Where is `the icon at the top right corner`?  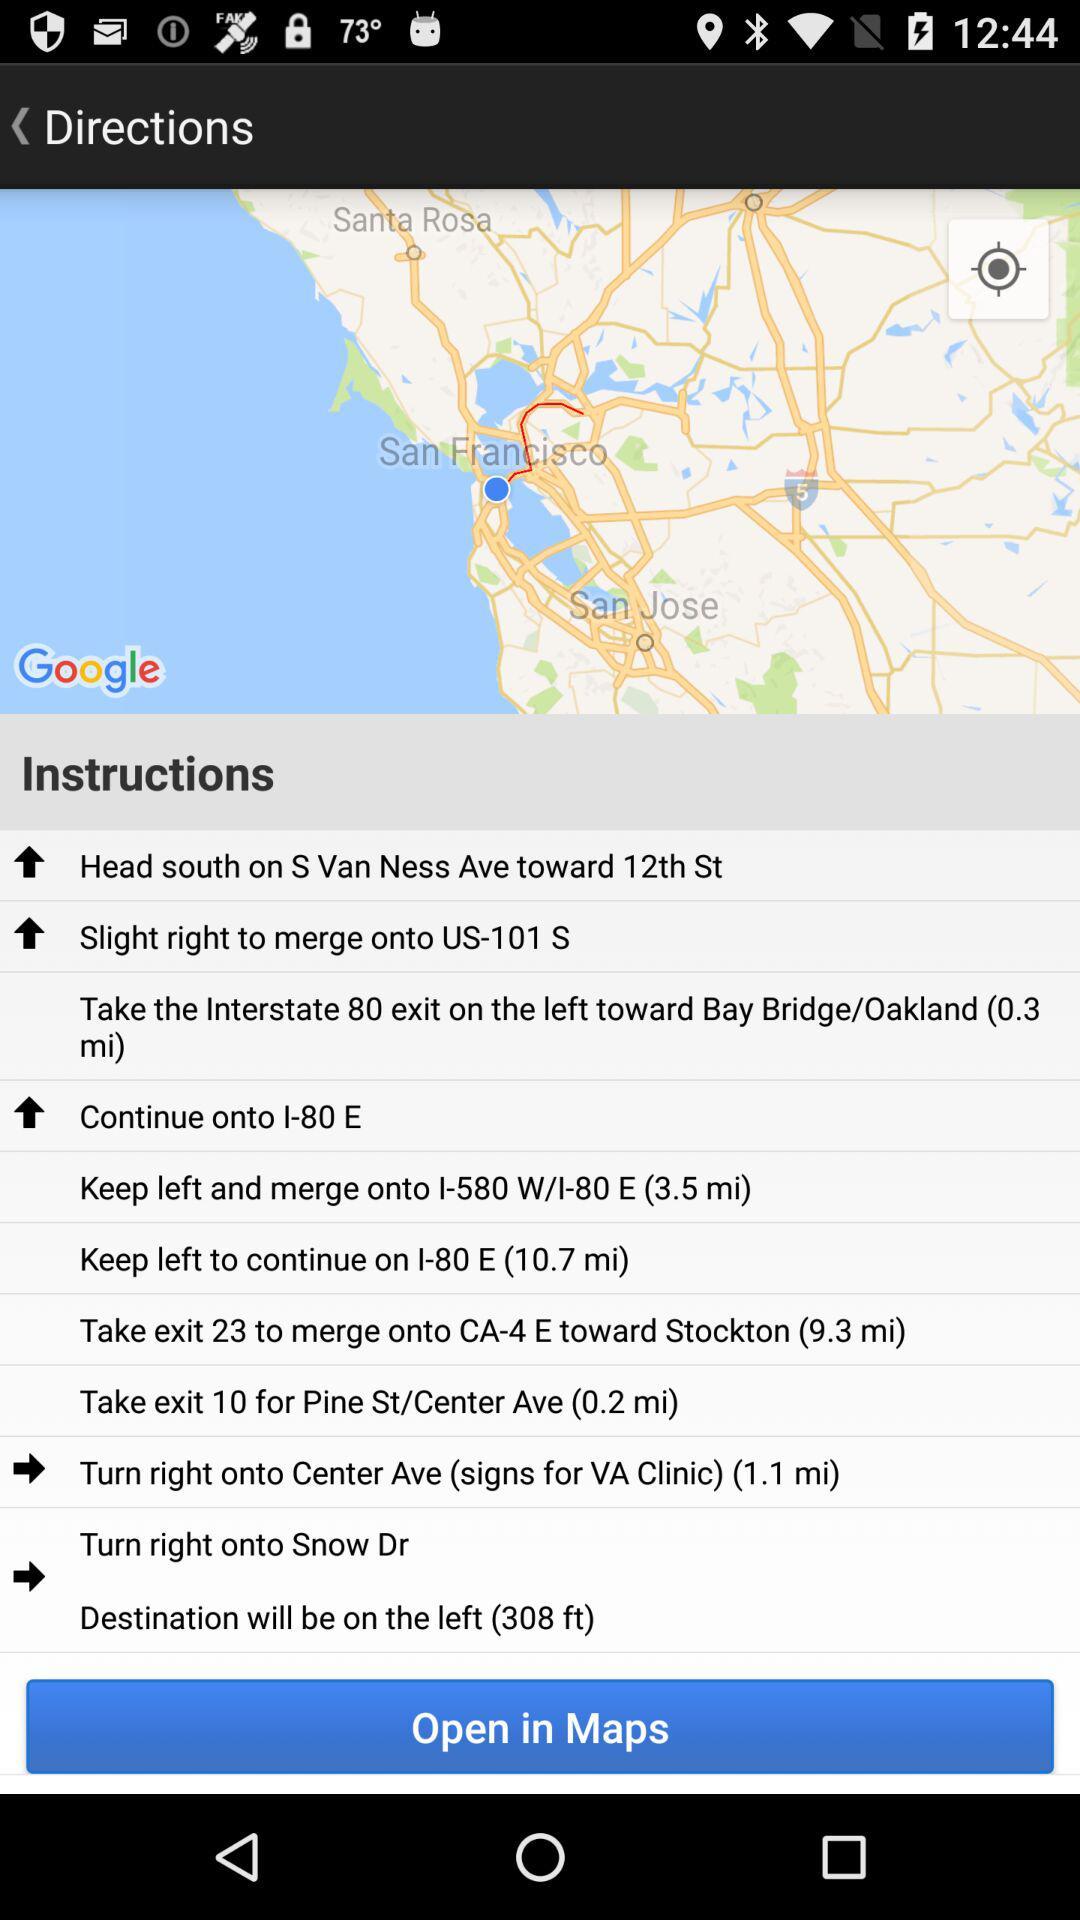
the icon at the top right corner is located at coordinates (998, 269).